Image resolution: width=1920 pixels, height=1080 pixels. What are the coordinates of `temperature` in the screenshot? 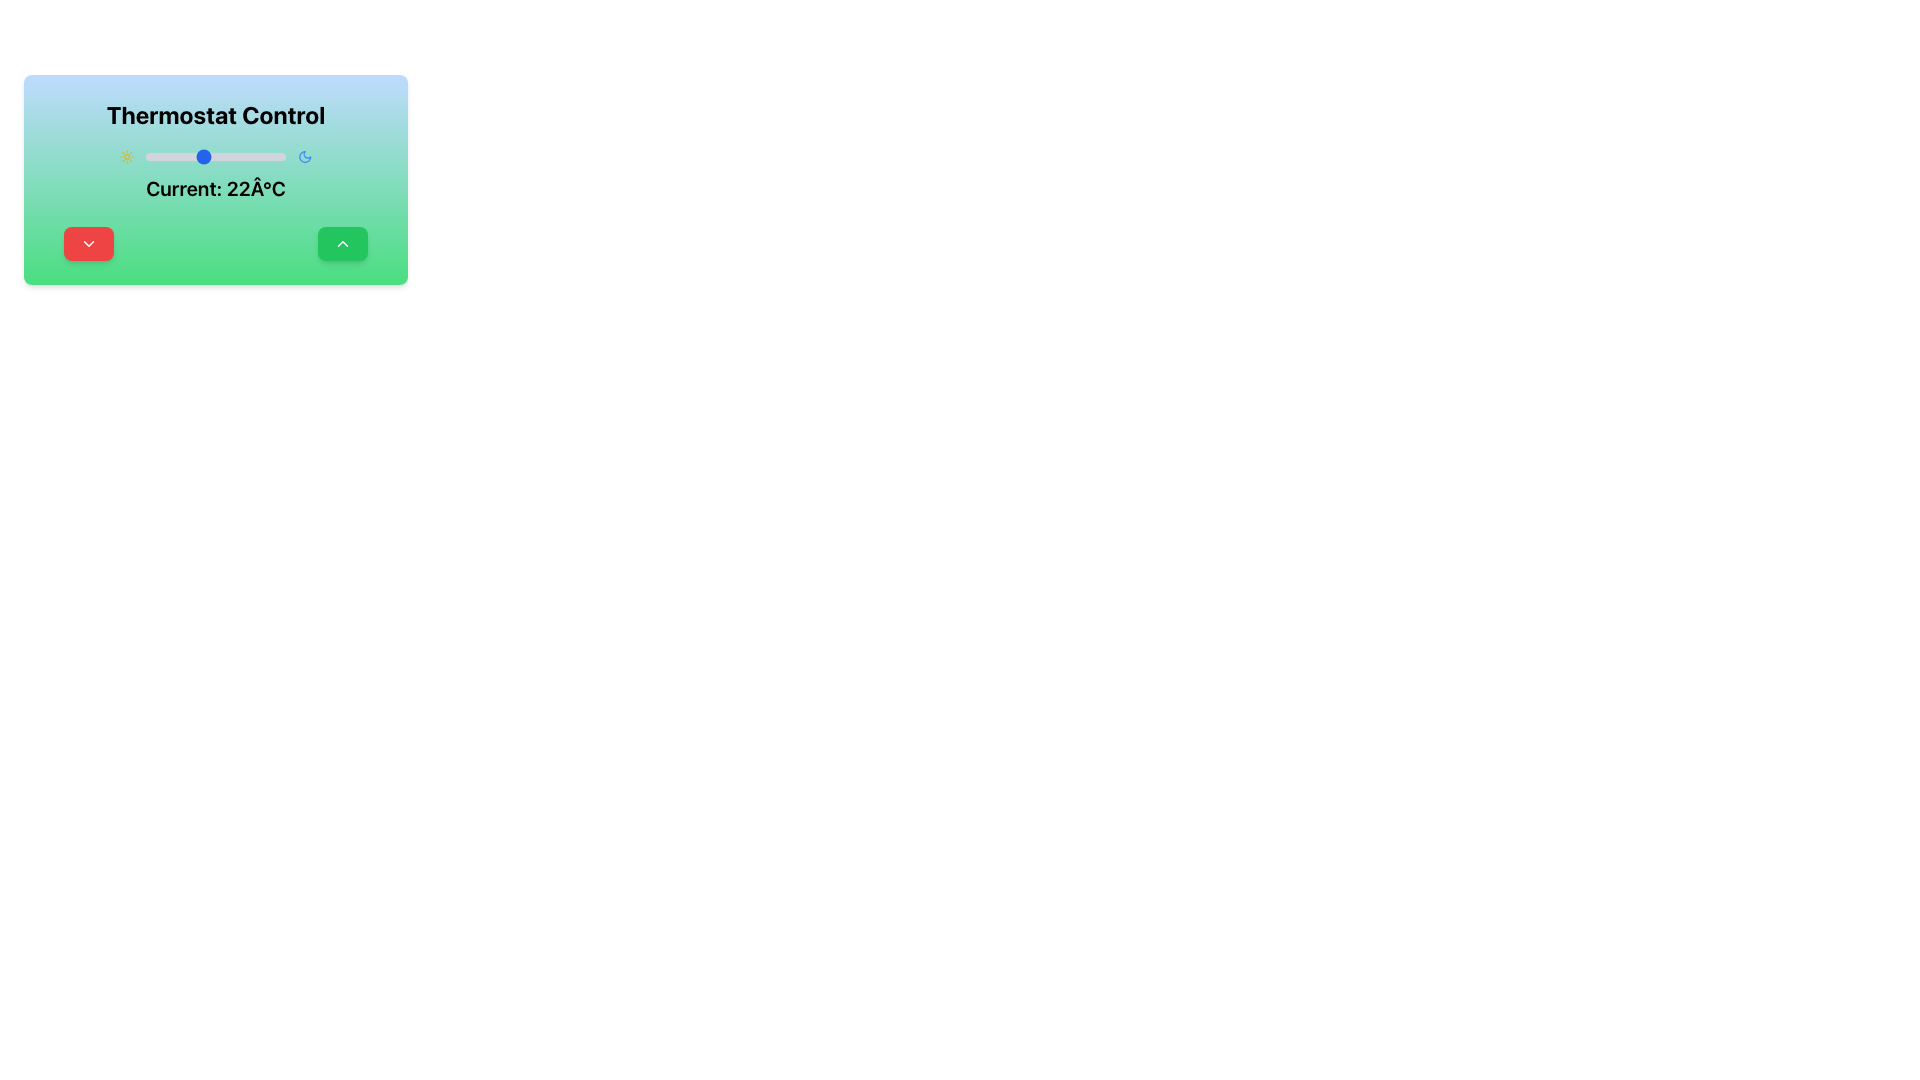 It's located at (201, 156).